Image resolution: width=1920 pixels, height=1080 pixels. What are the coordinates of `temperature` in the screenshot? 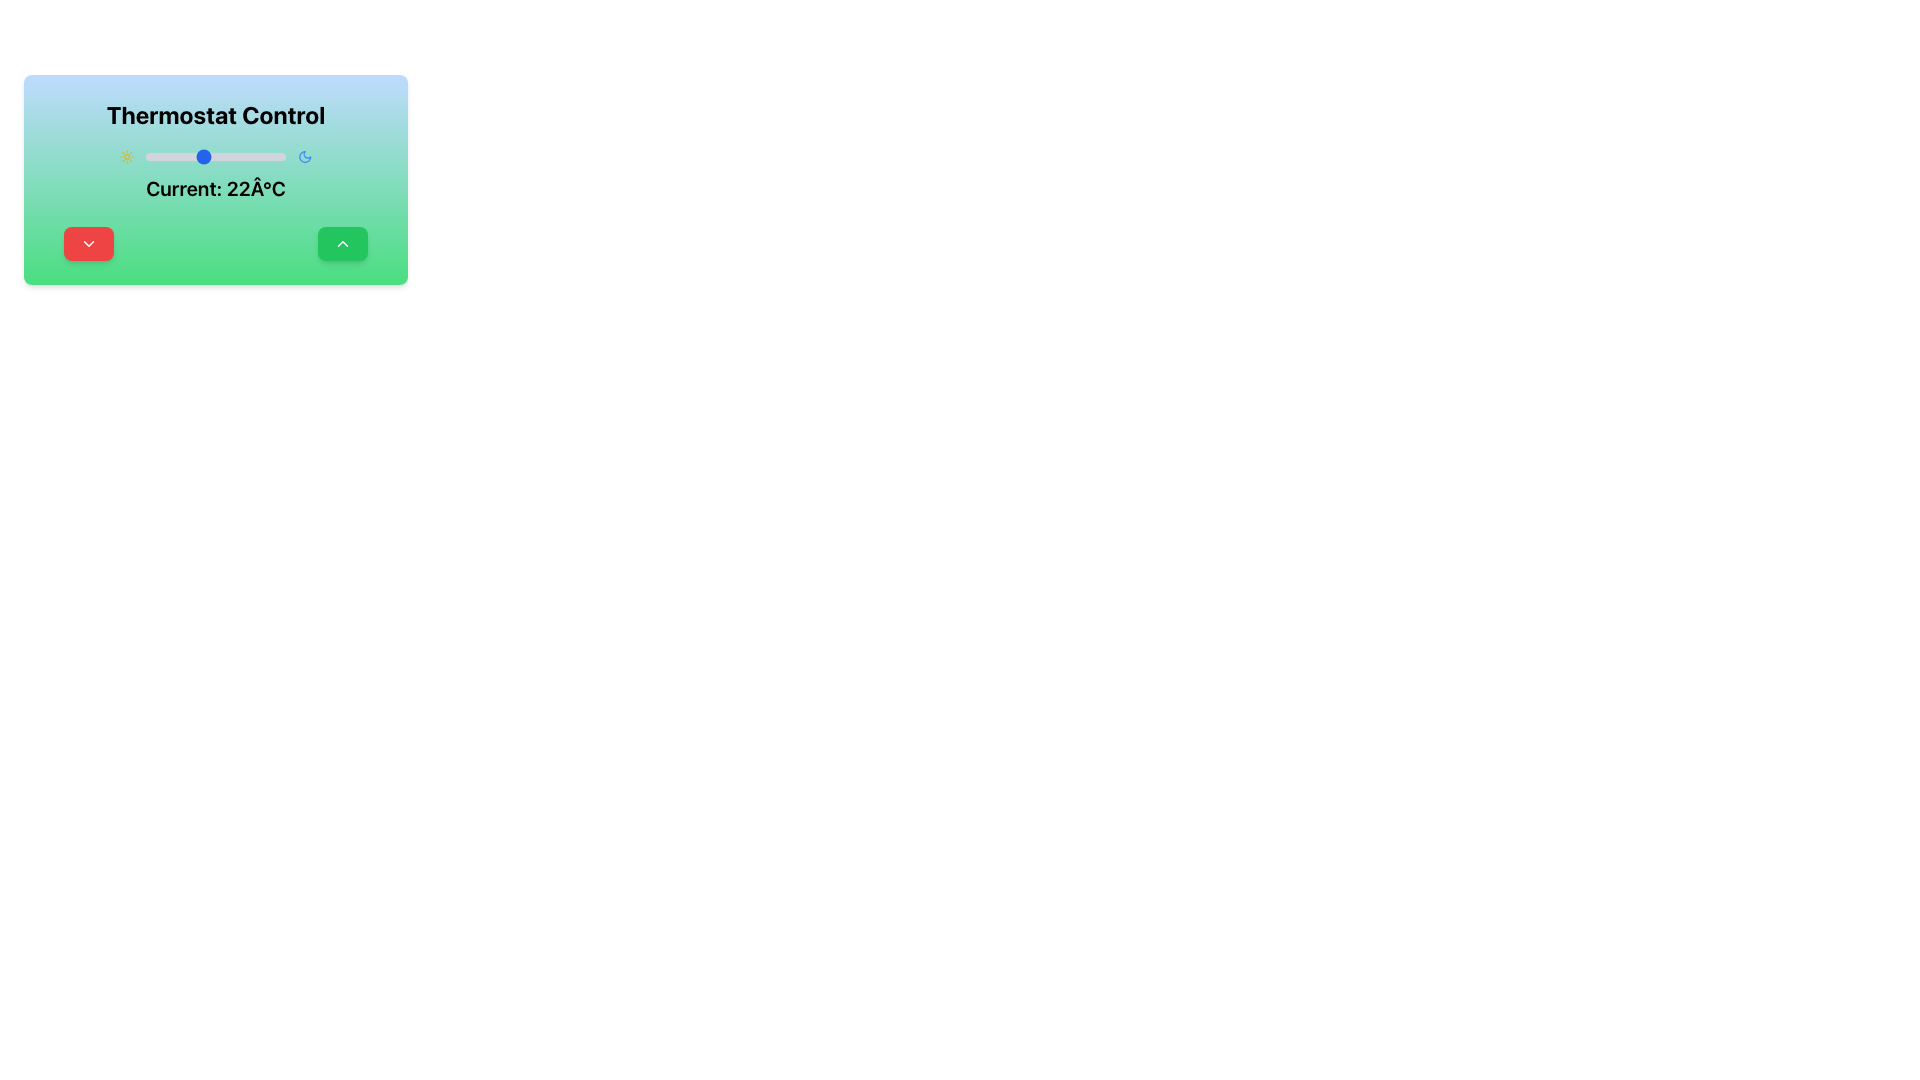 It's located at (201, 156).